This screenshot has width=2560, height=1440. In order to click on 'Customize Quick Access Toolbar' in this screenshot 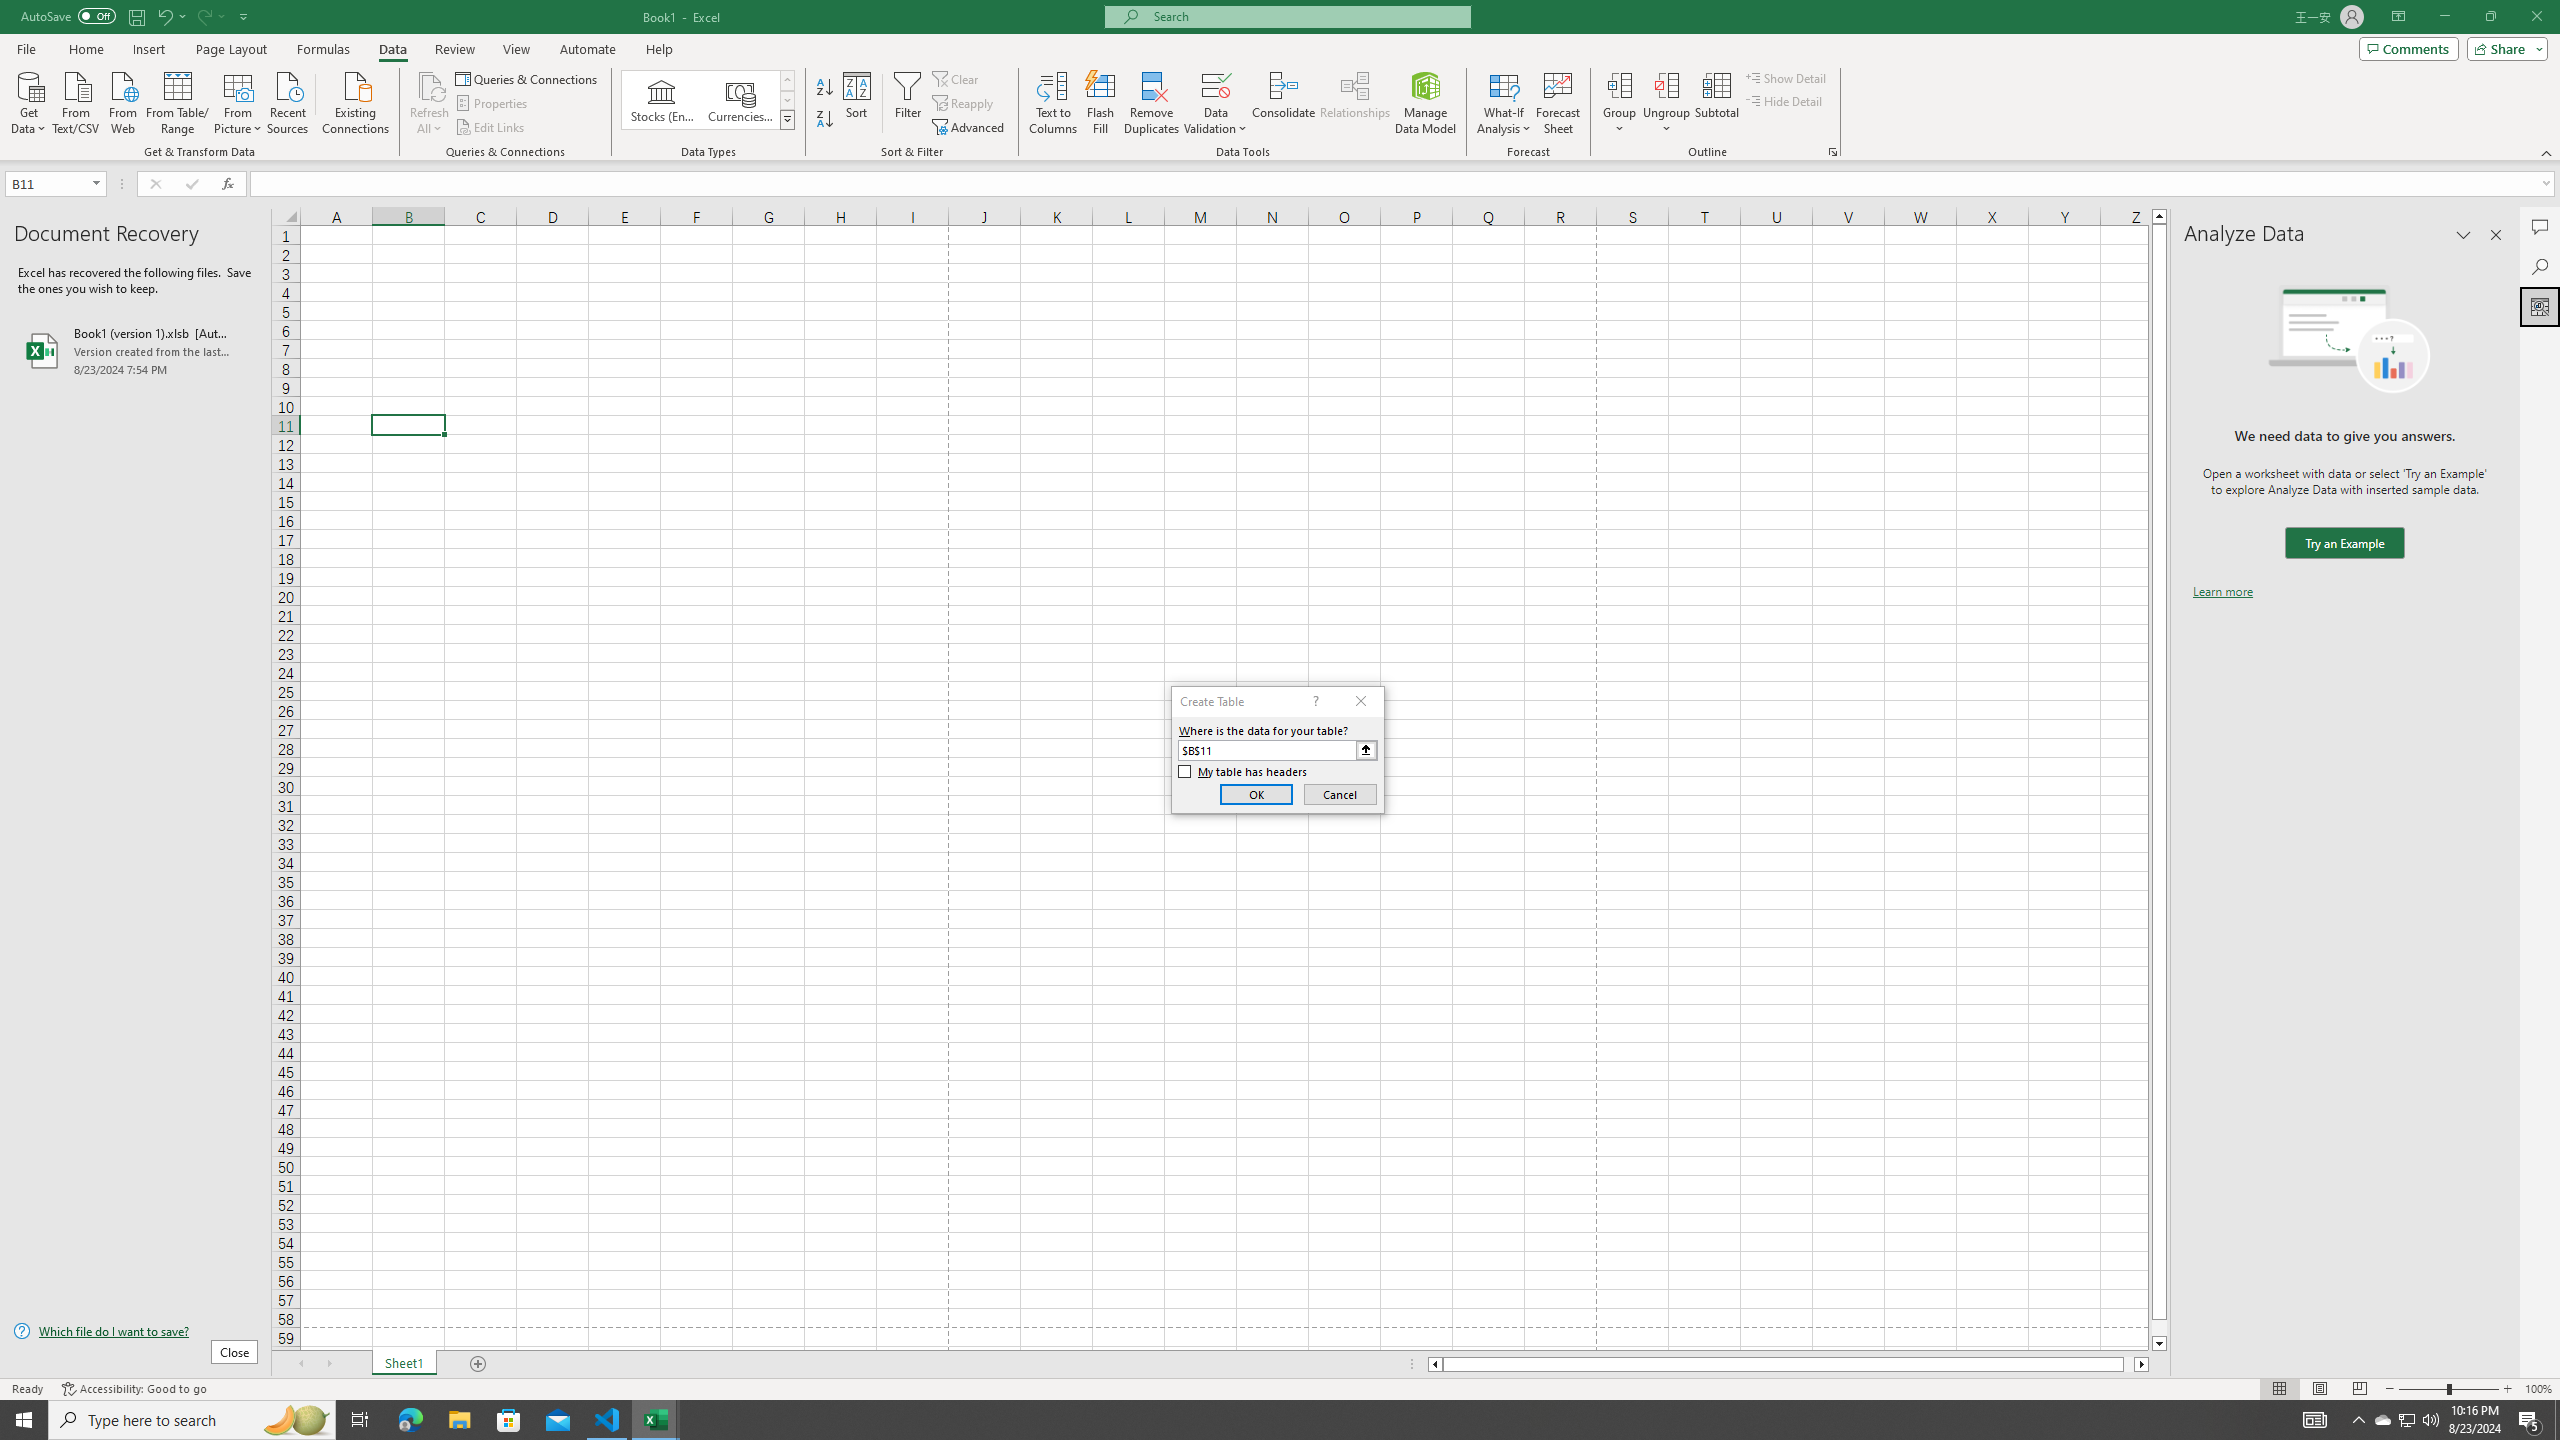, I will do `click(244, 15)`.